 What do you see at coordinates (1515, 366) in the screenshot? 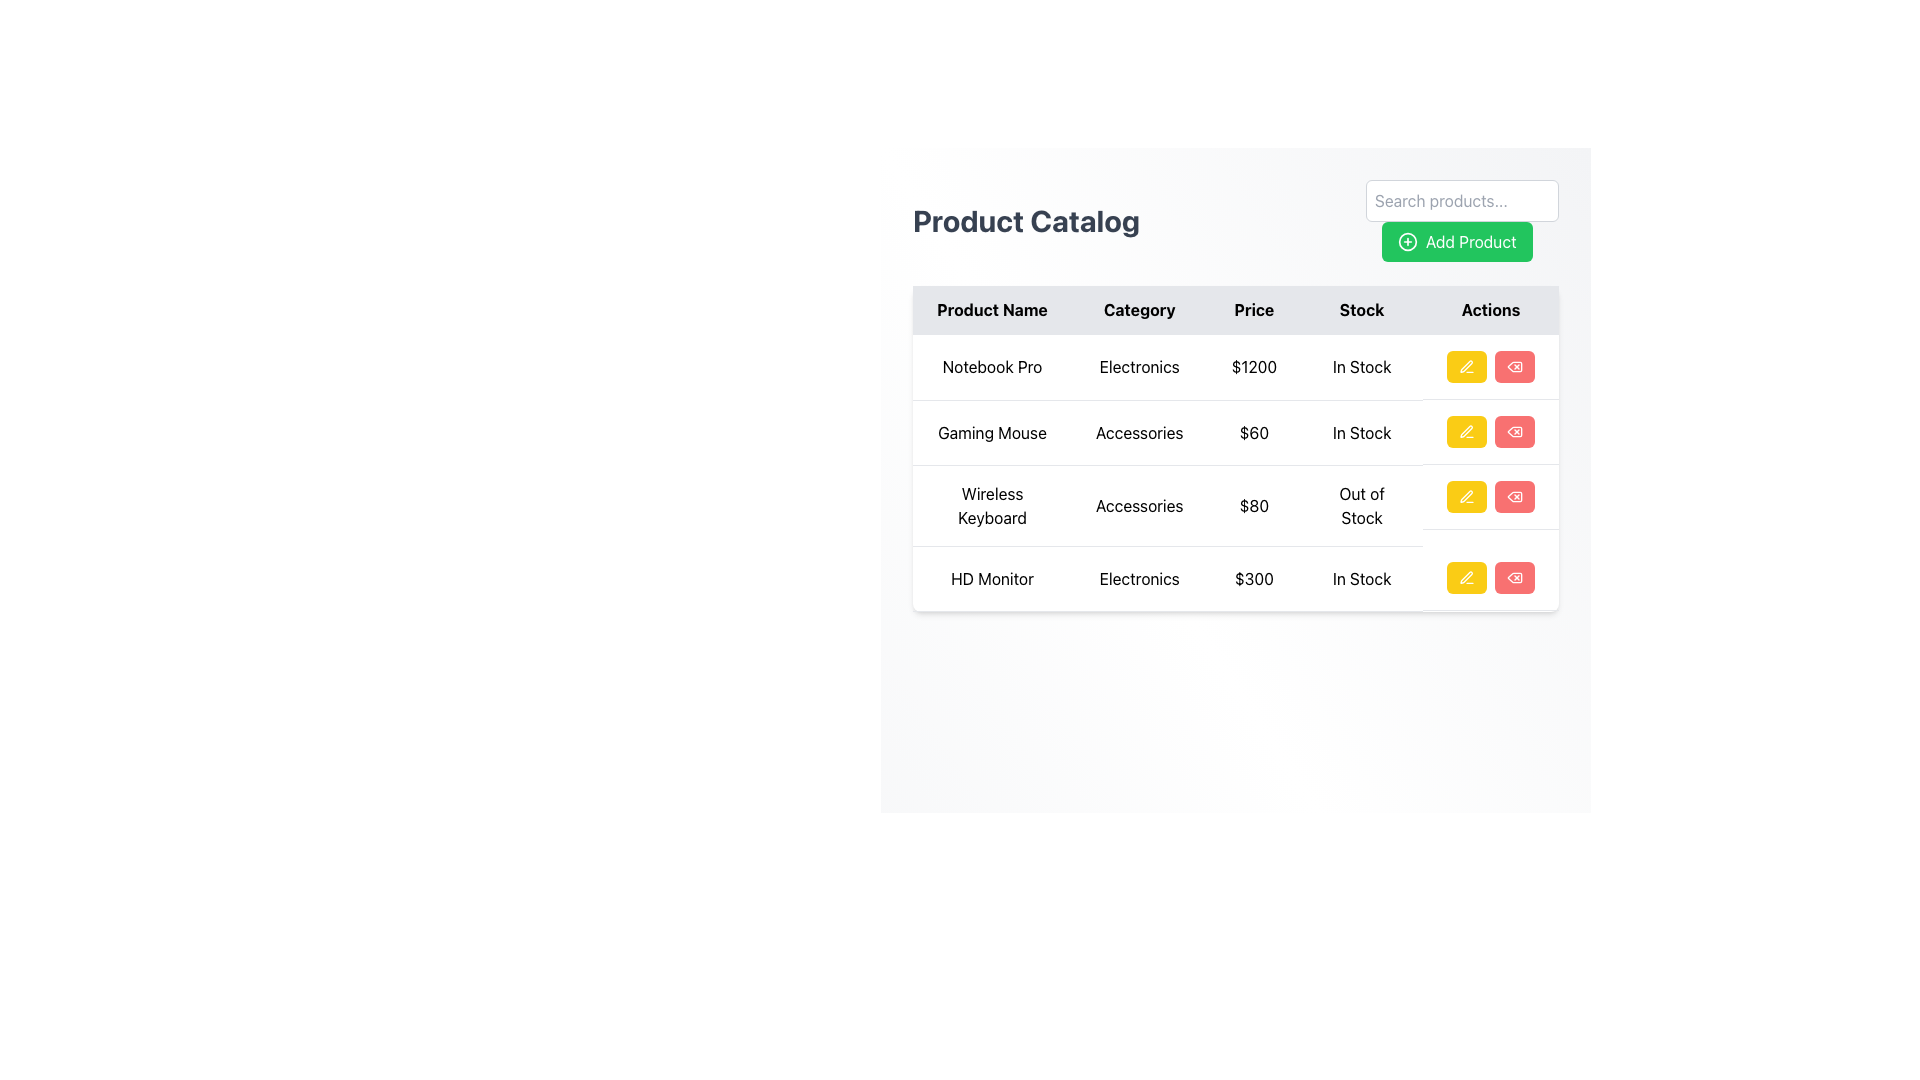
I see `the delete icon button located in the 'Actions' column of the data table row for the Wireless Keyboard product` at bounding box center [1515, 366].